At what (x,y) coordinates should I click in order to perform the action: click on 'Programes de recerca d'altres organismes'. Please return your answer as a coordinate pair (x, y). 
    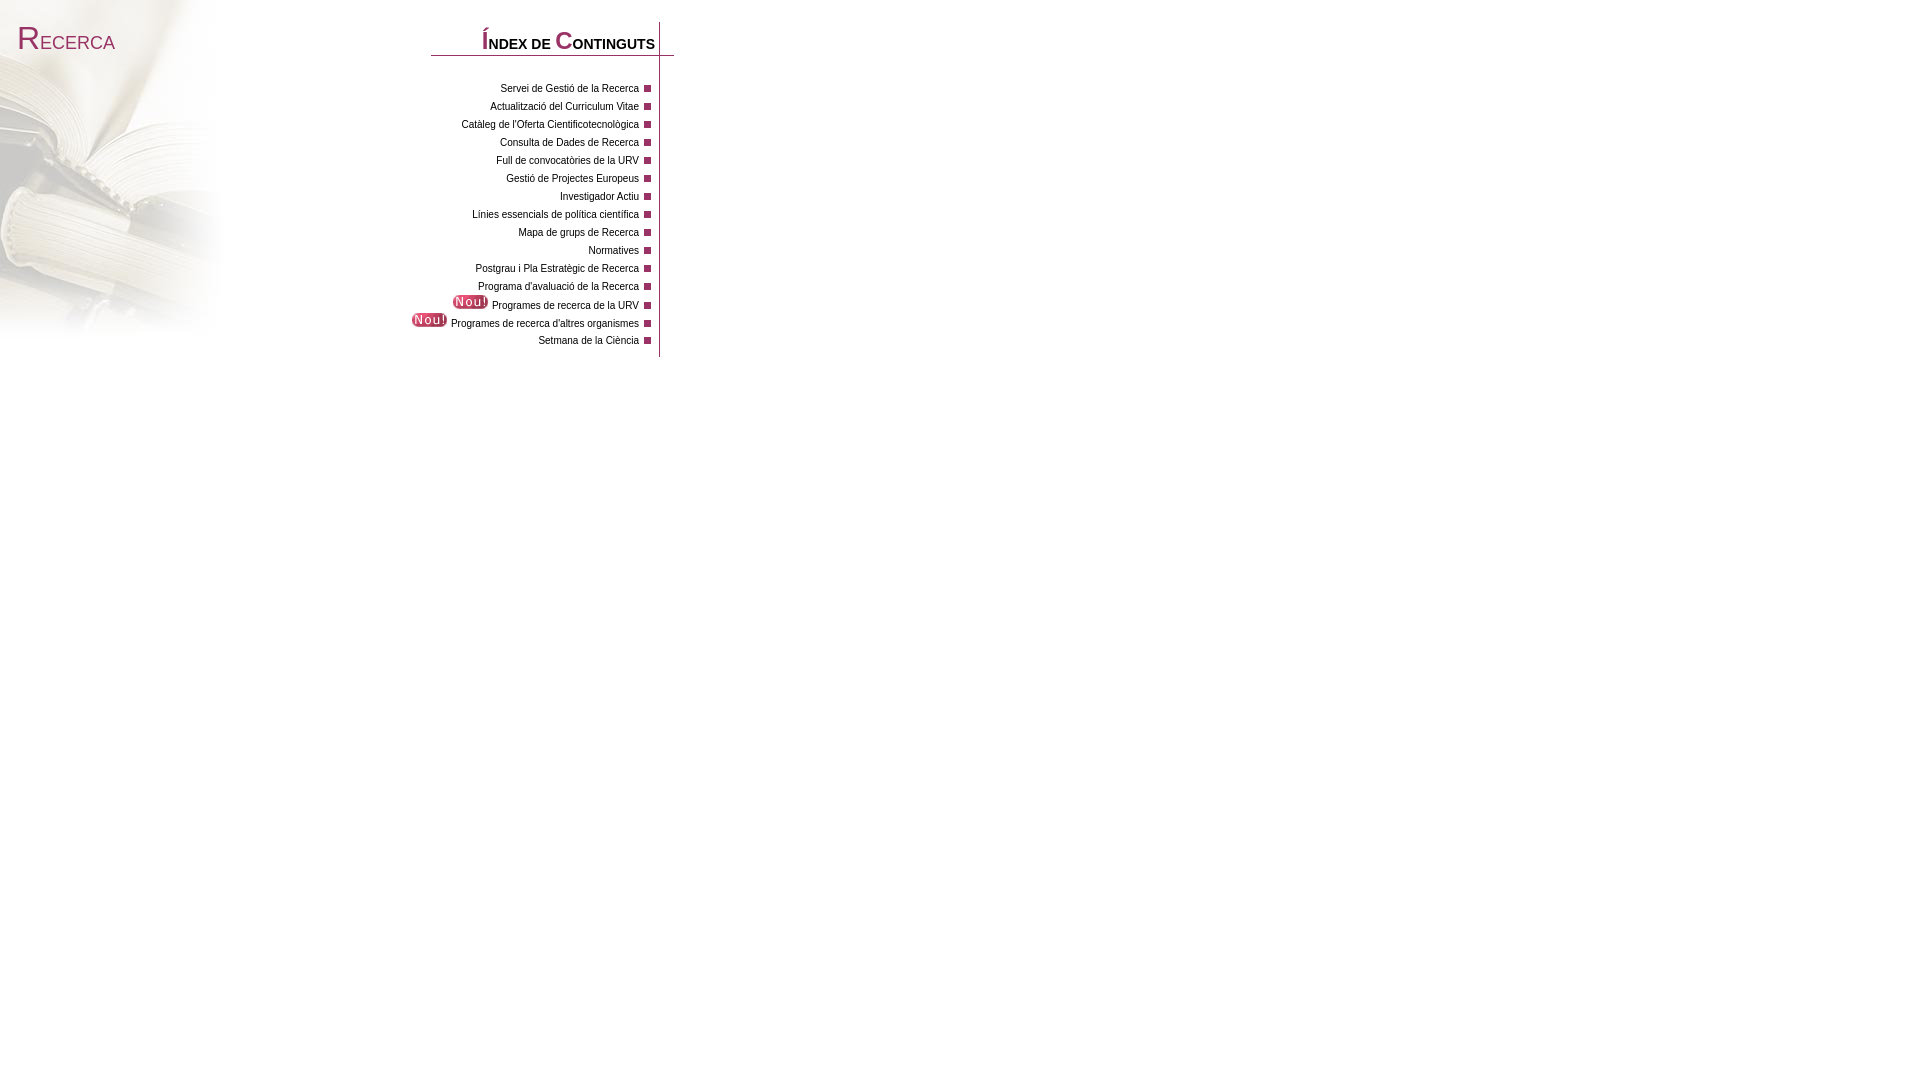
    Looking at the image, I should click on (545, 322).